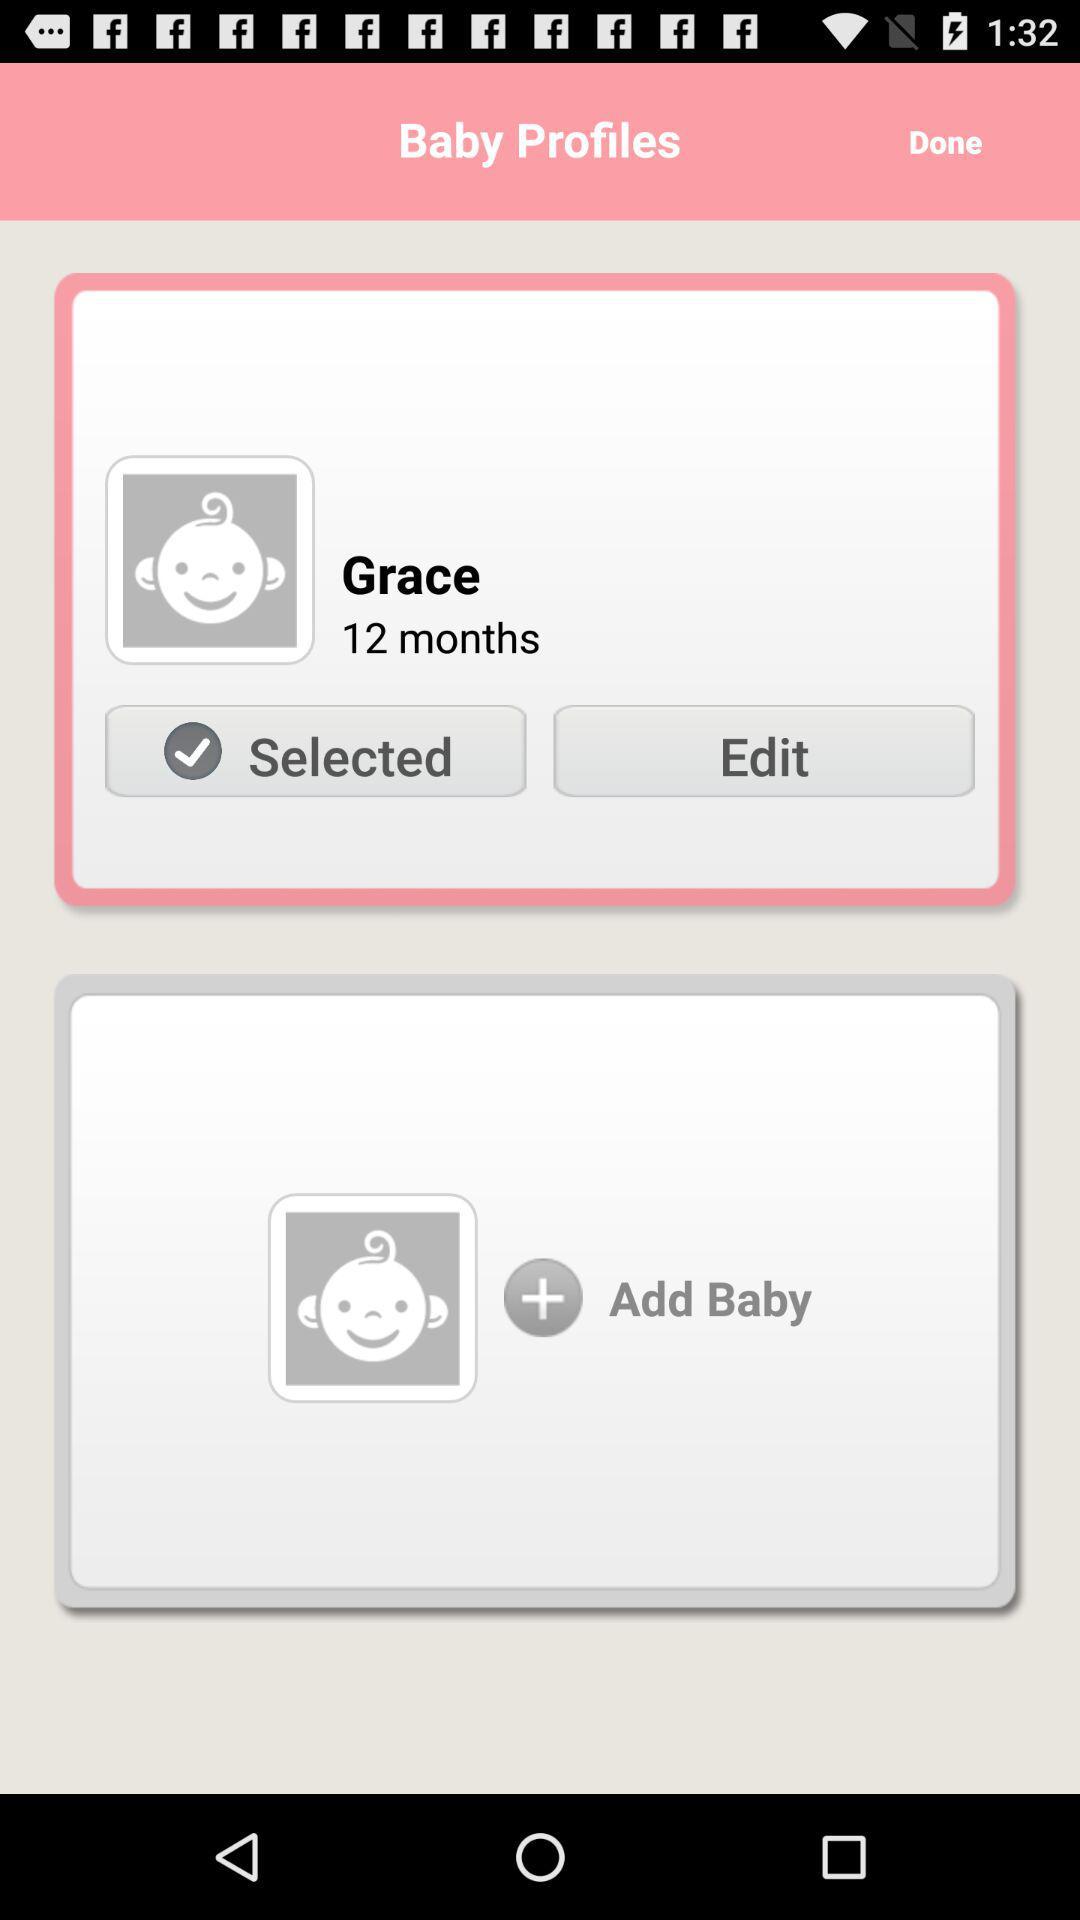  I want to click on edit, so click(764, 750).